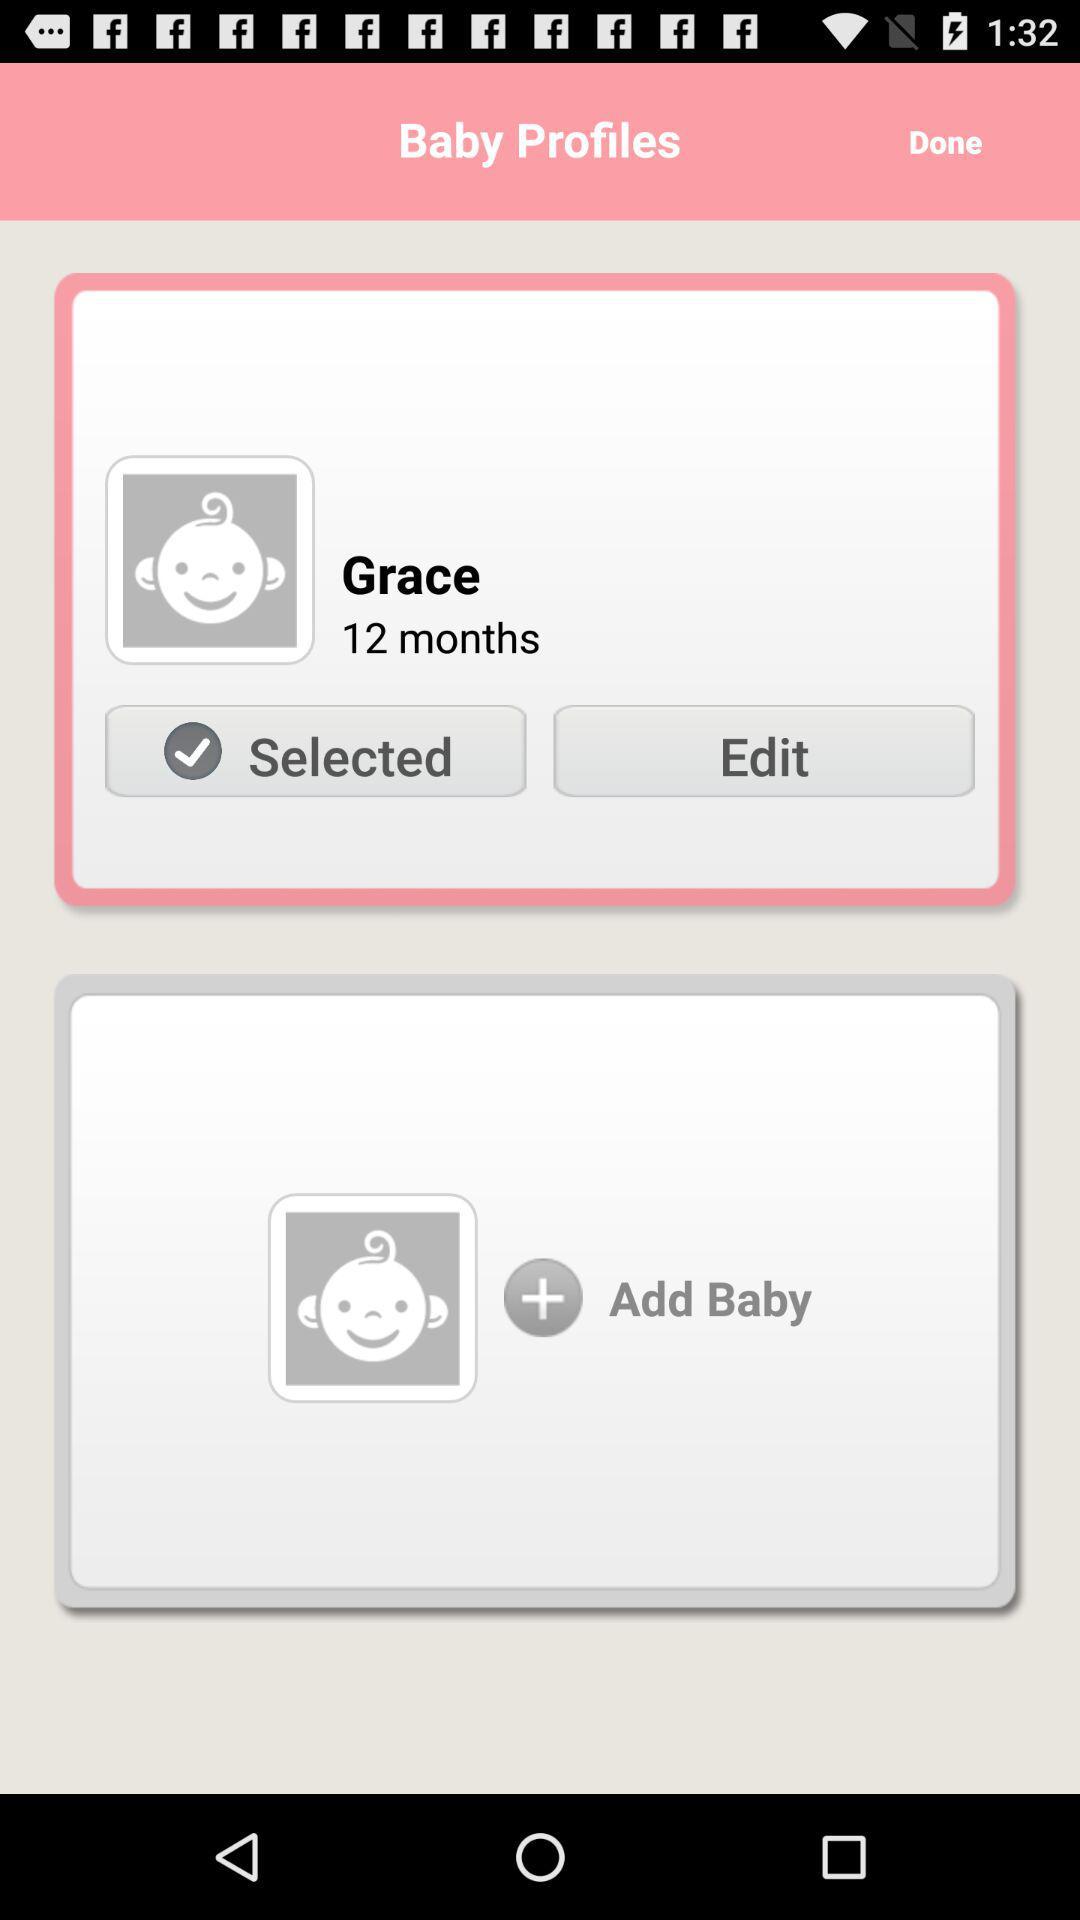  I want to click on edit, so click(764, 750).